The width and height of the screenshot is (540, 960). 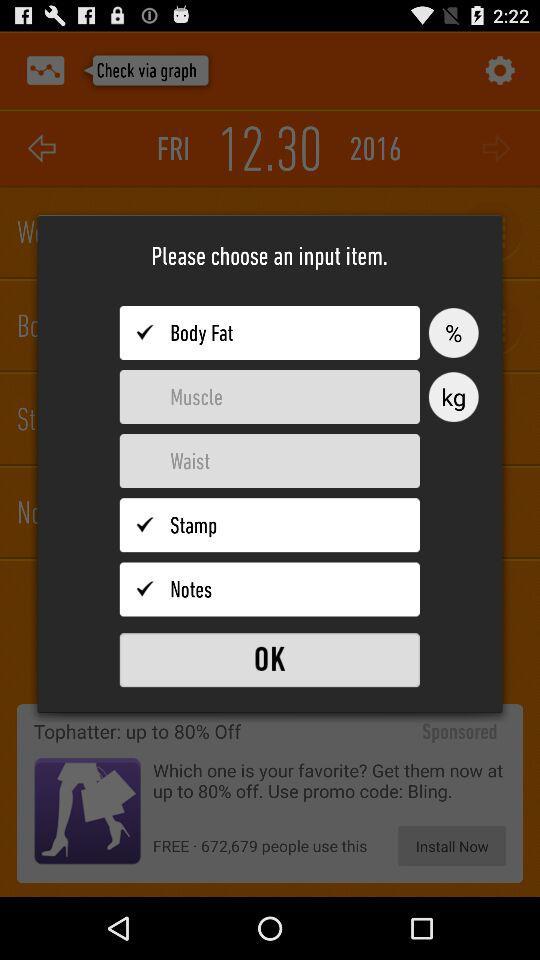 What do you see at coordinates (269, 589) in the screenshot?
I see `notes down` at bounding box center [269, 589].